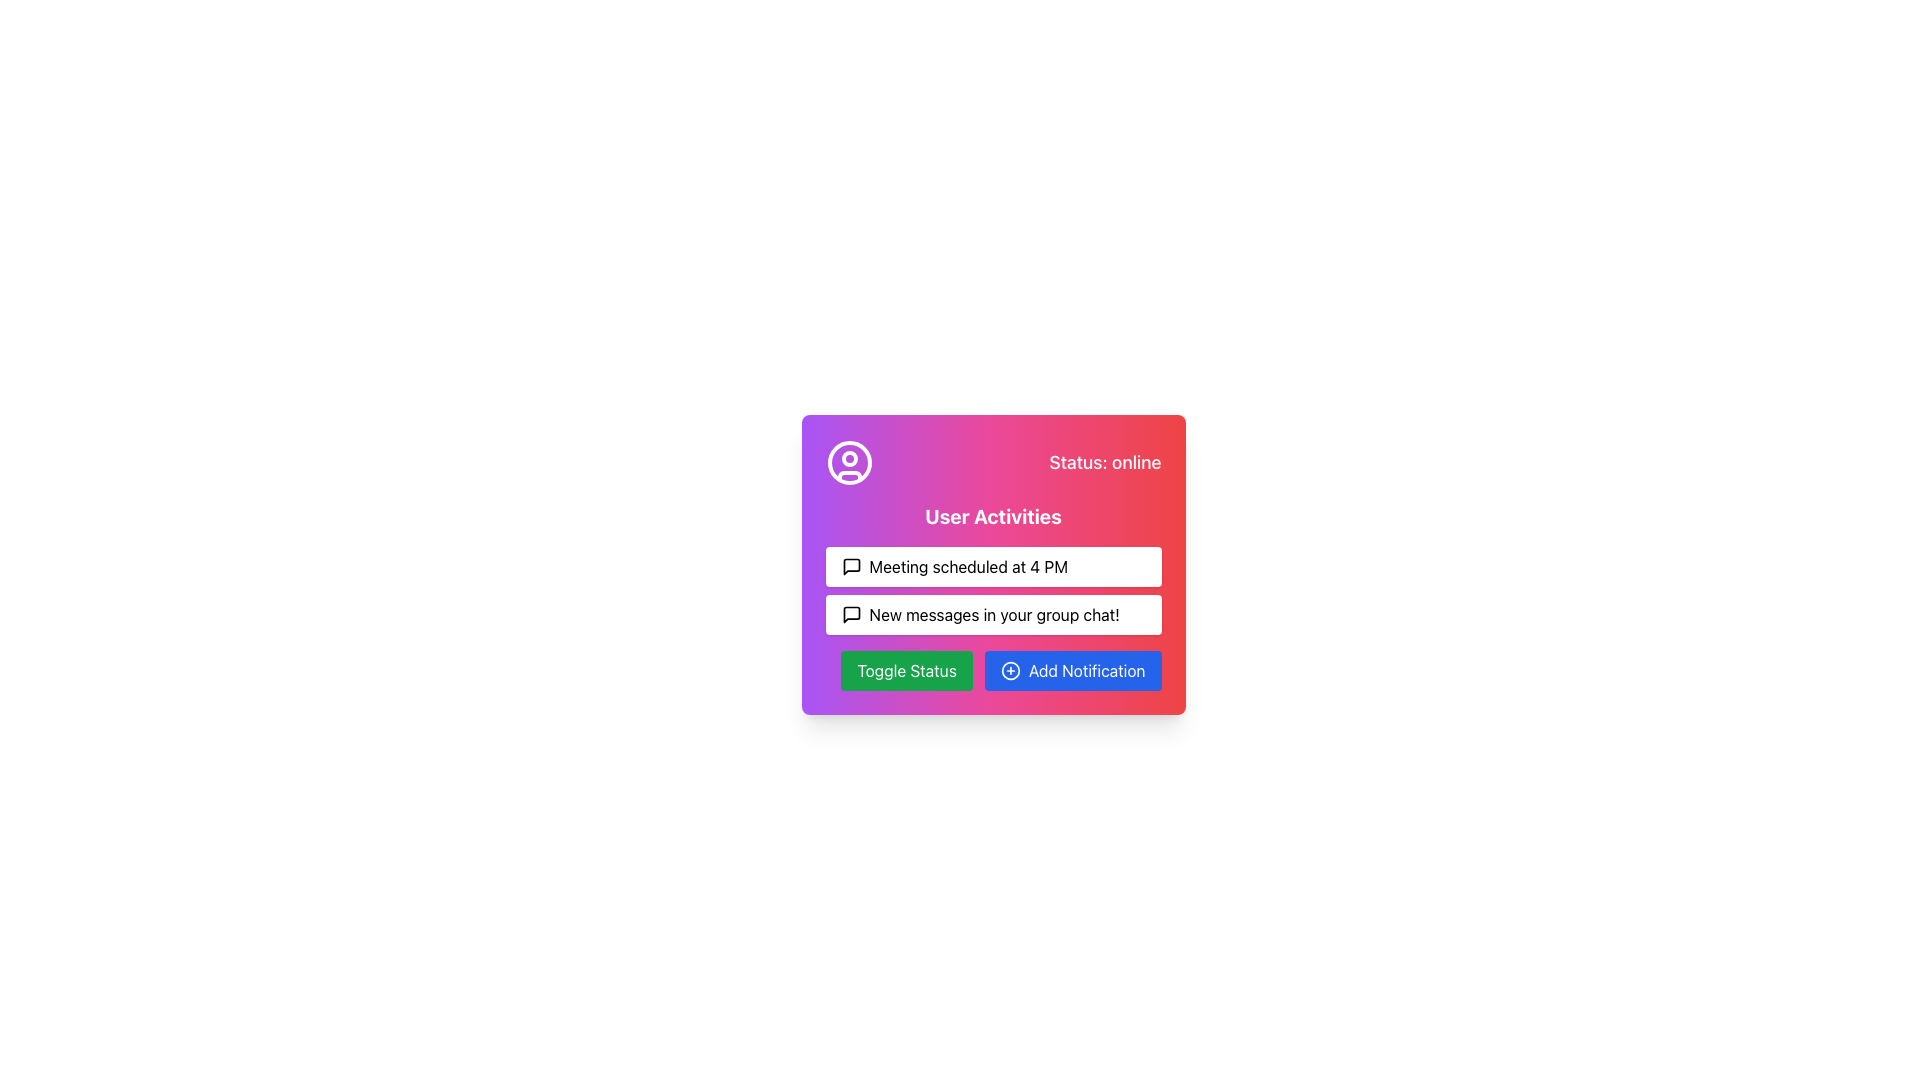 The image size is (1920, 1080). What do you see at coordinates (1010, 671) in the screenshot?
I see `the addition icon located within the 'Add Notification' button at the bottom-right corner of the panel` at bounding box center [1010, 671].